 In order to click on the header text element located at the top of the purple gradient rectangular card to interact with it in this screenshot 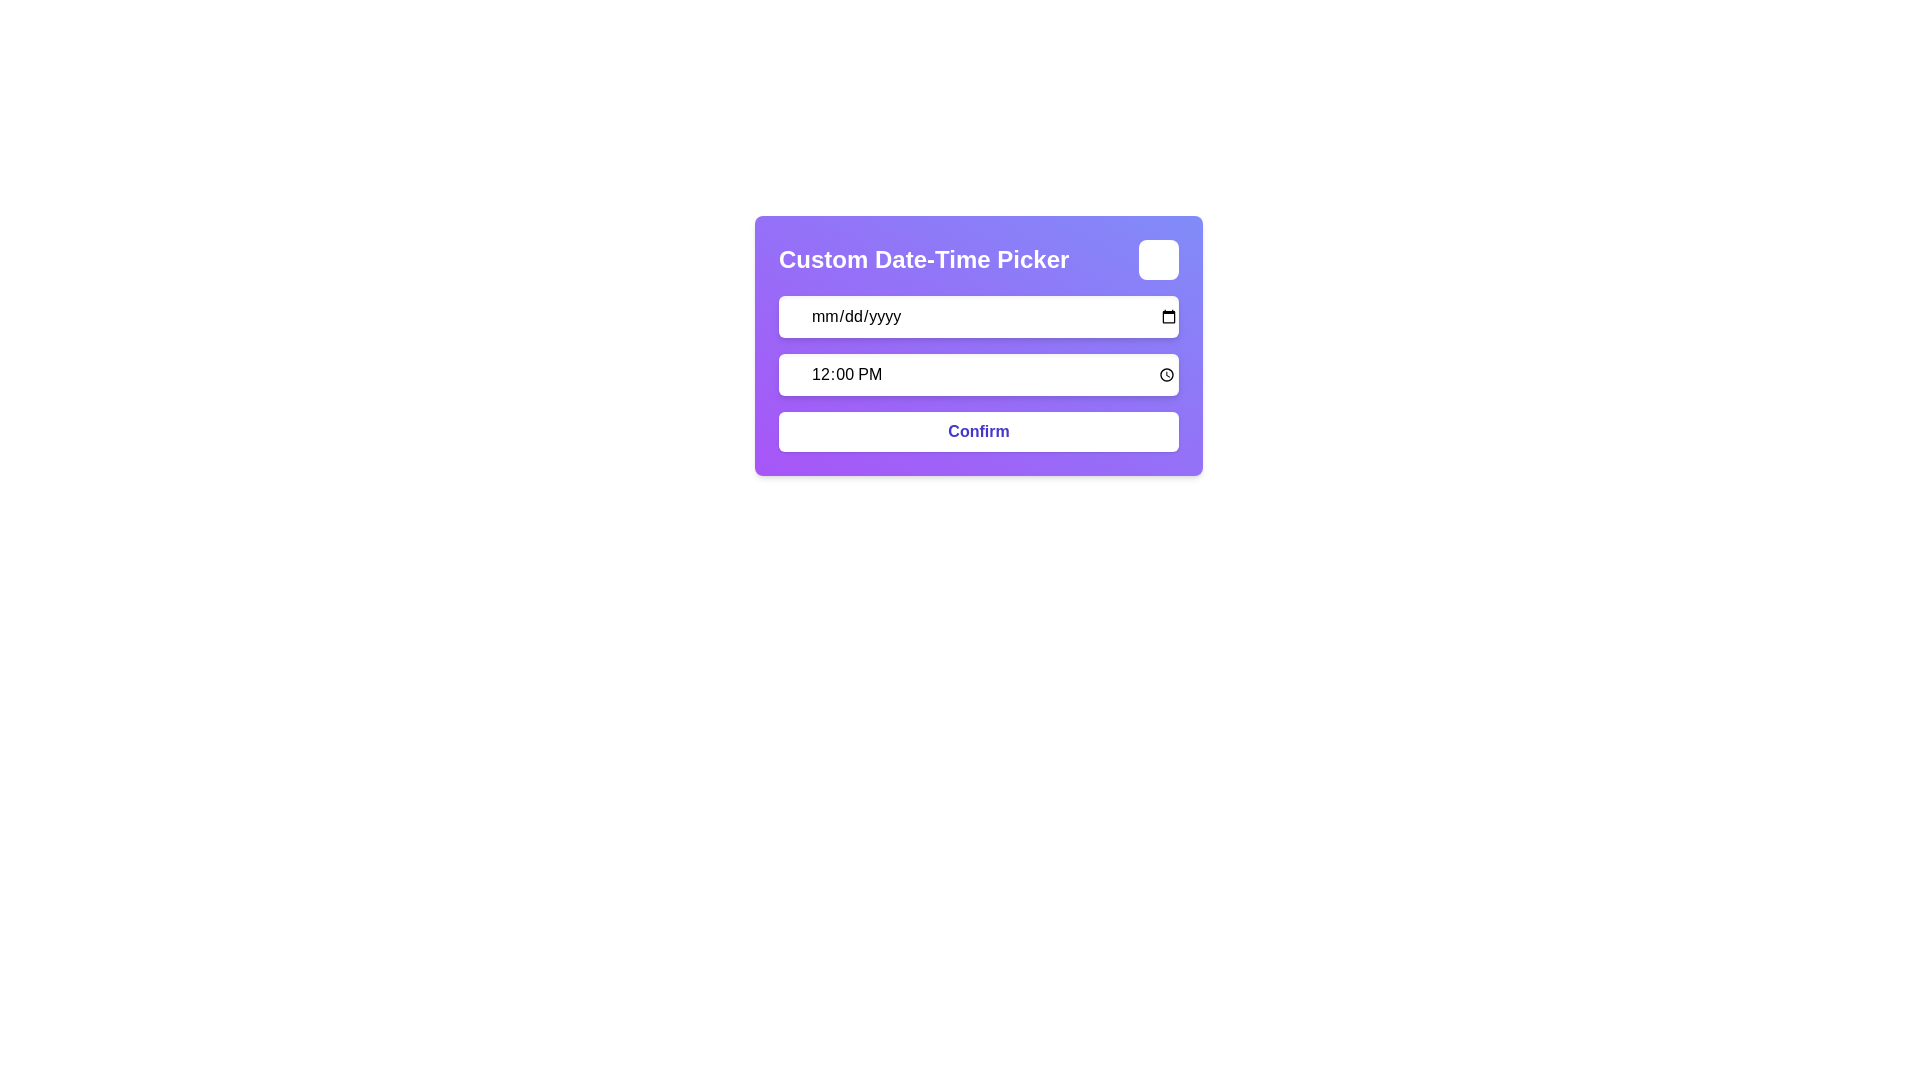, I will do `click(979, 258)`.